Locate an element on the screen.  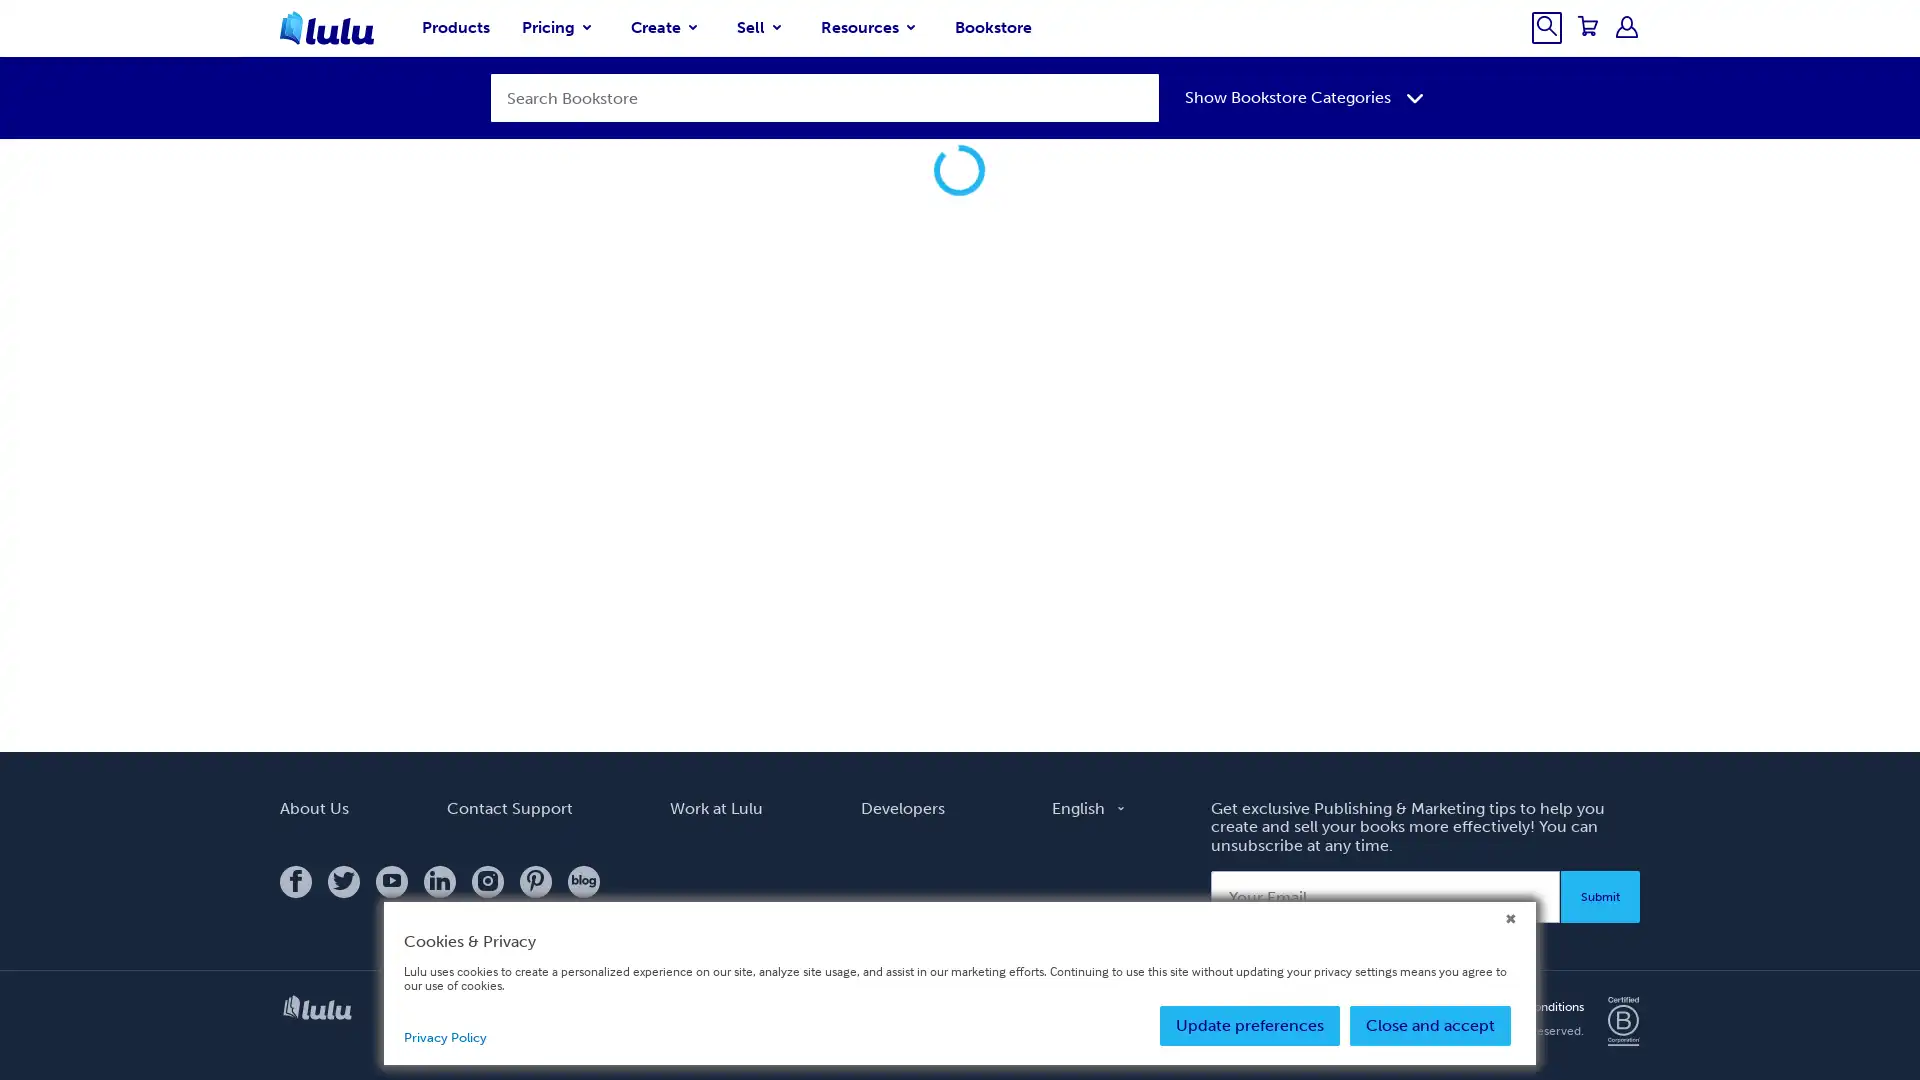
First page is located at coordinates (1430, 612).